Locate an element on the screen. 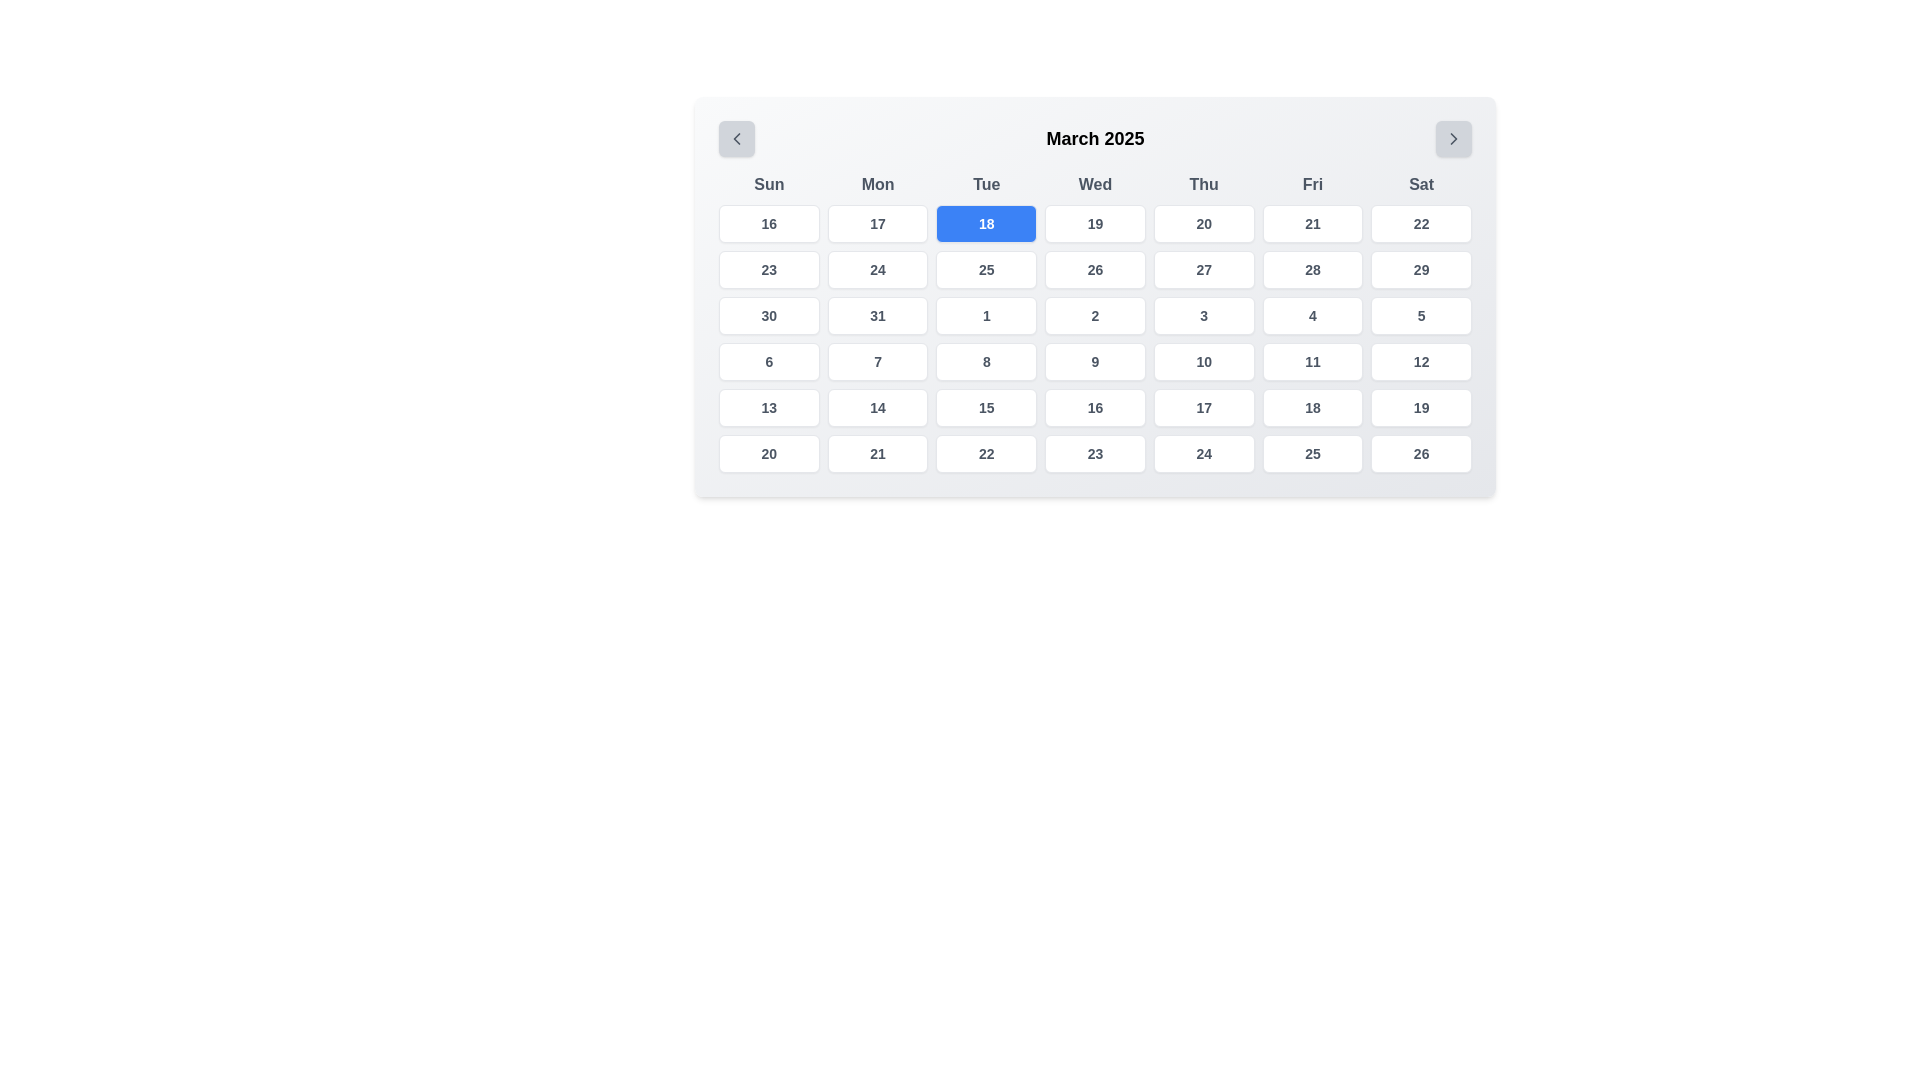 Image resolution: width=1920 pixels, height=1080 pixels. the date '1' label in the sixth row and third column of the calendar is located at coordinates (986, 315).